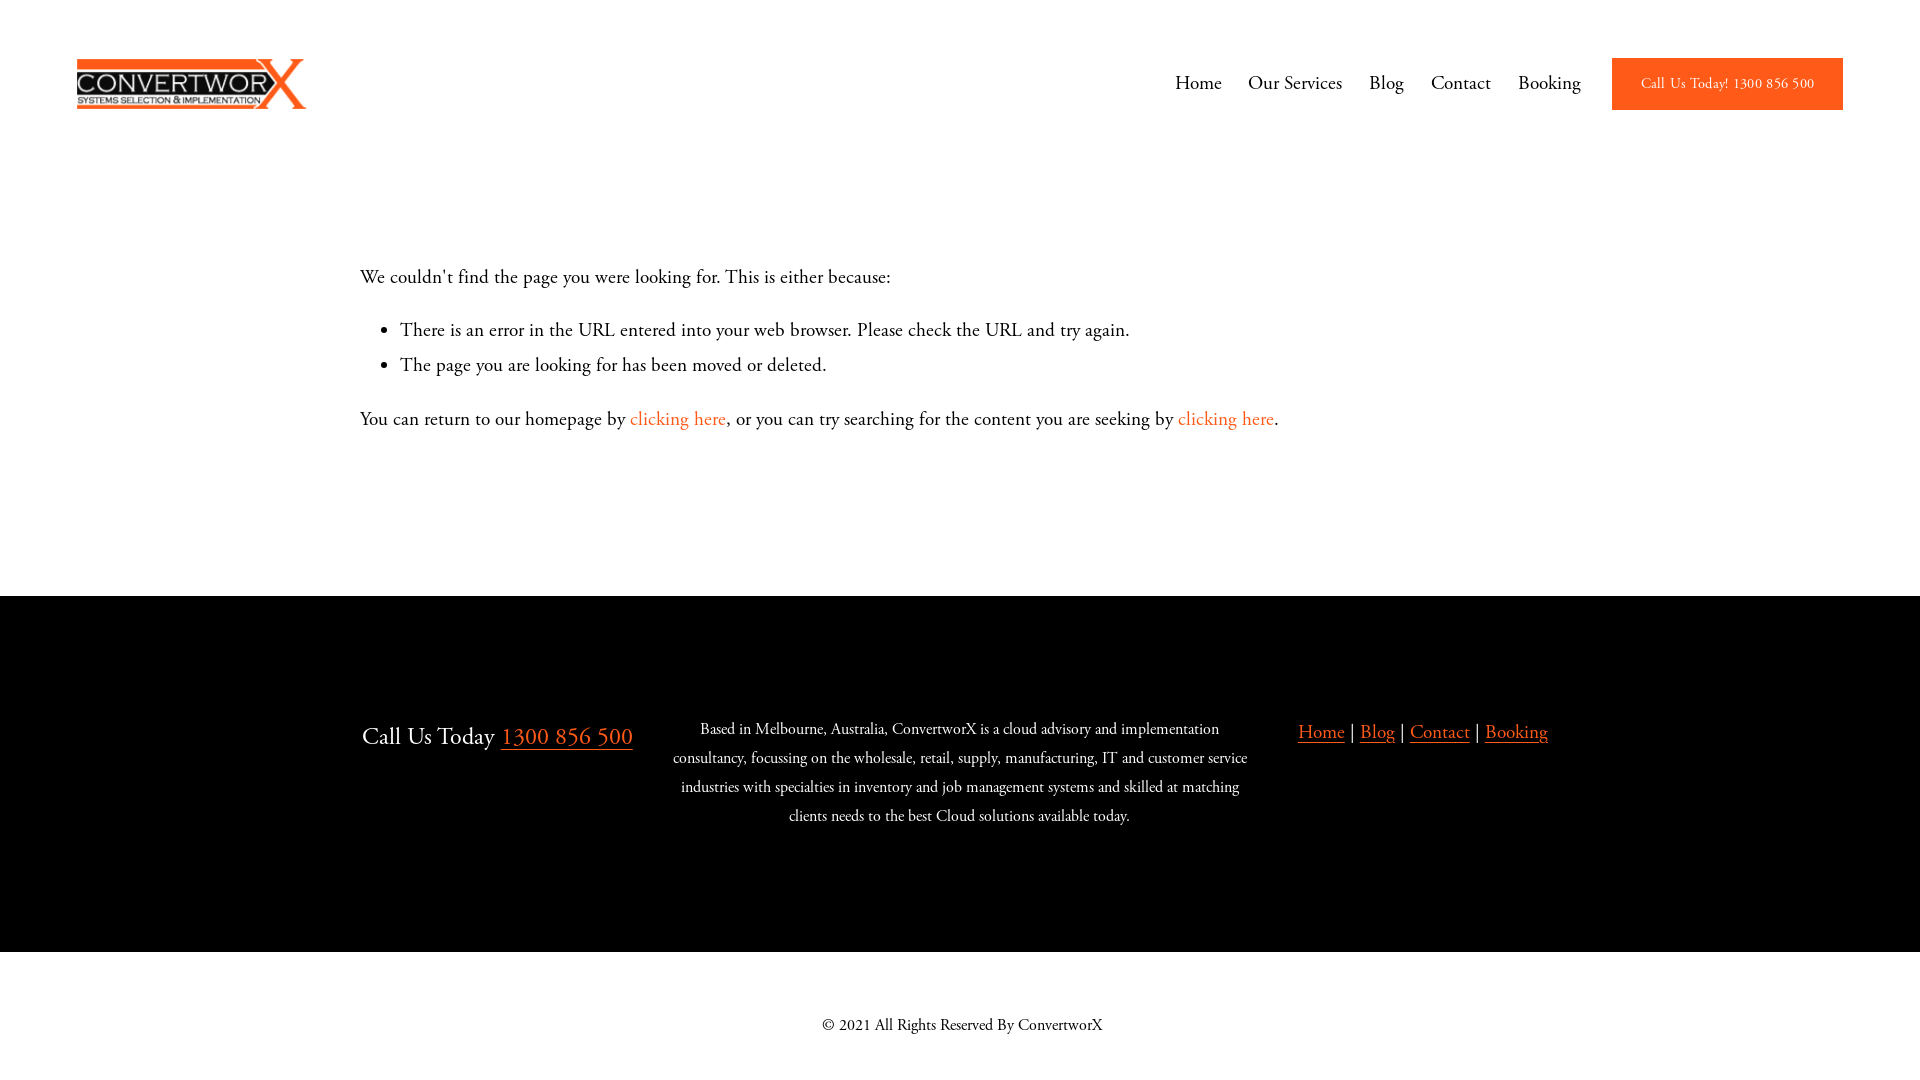  I want to click on 'Booking', so click(1516, 733).